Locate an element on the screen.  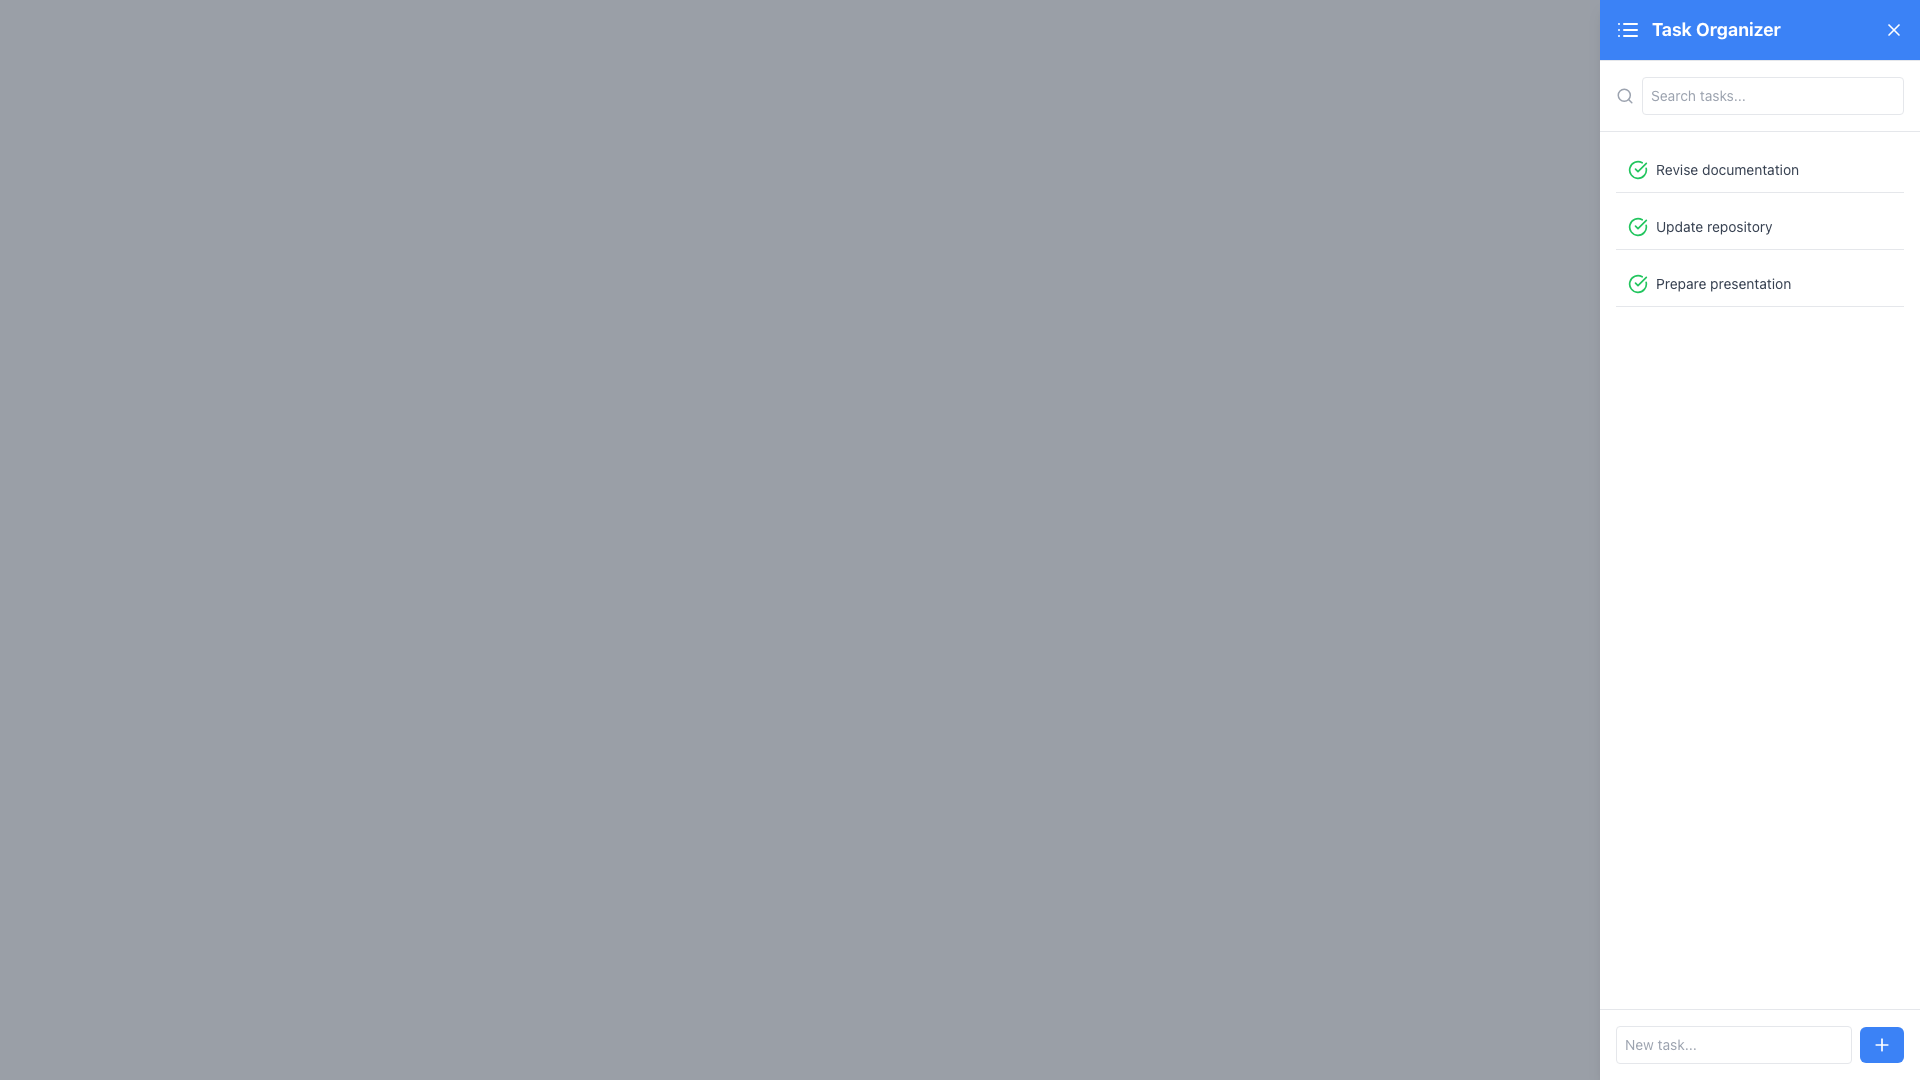
the circular glass element of the search icon located in the top-right corner of the interface adjacent to the search bar is located at coordinates (1624, 95).